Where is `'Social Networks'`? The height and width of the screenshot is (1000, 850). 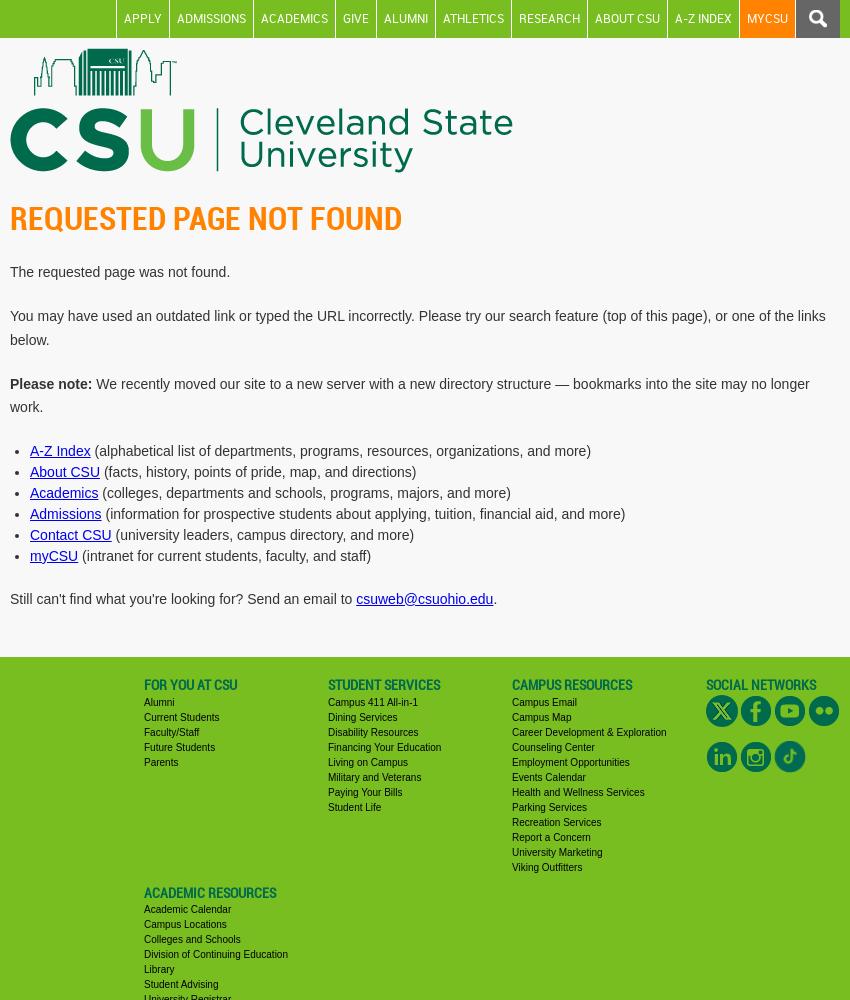
'Social Networks' is located at coordinates (761, 684).